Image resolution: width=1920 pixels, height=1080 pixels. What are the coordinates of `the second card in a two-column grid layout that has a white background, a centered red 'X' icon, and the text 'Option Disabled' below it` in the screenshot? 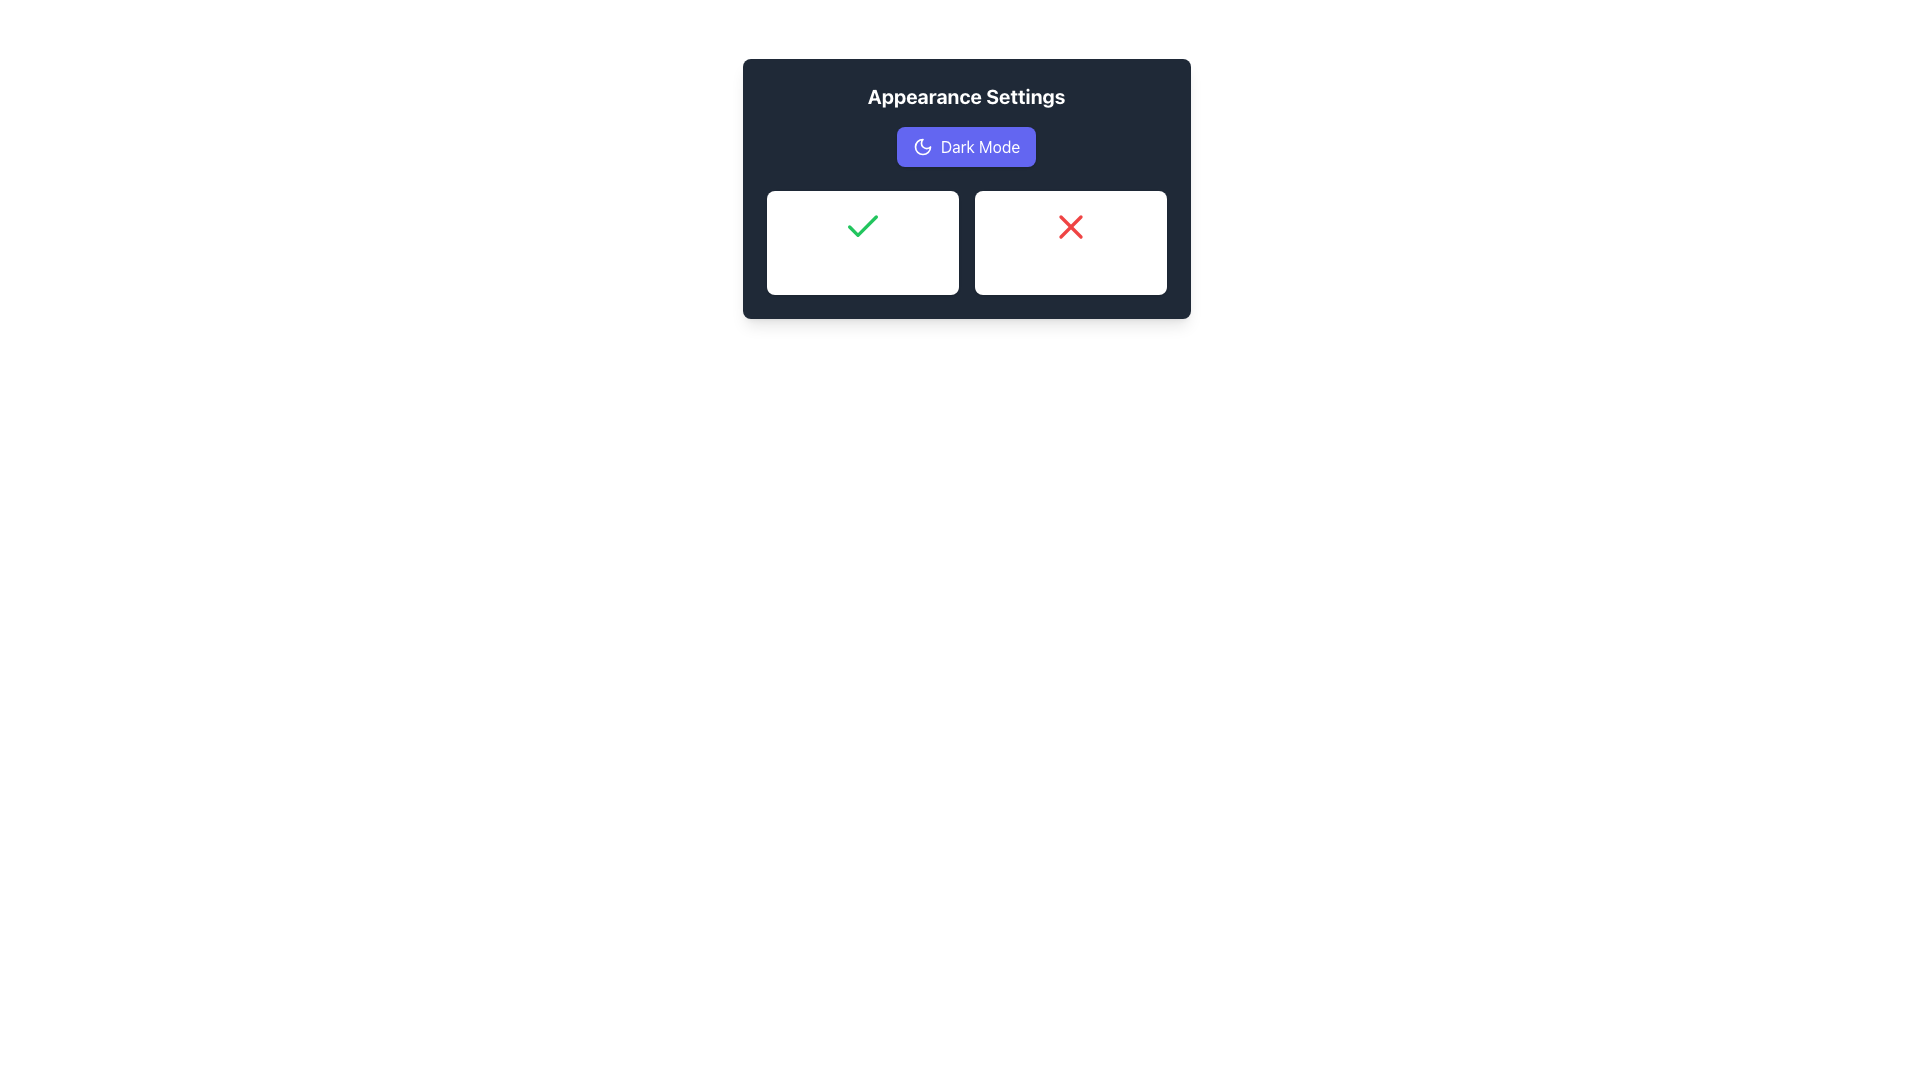 It's located at (1069, 242).